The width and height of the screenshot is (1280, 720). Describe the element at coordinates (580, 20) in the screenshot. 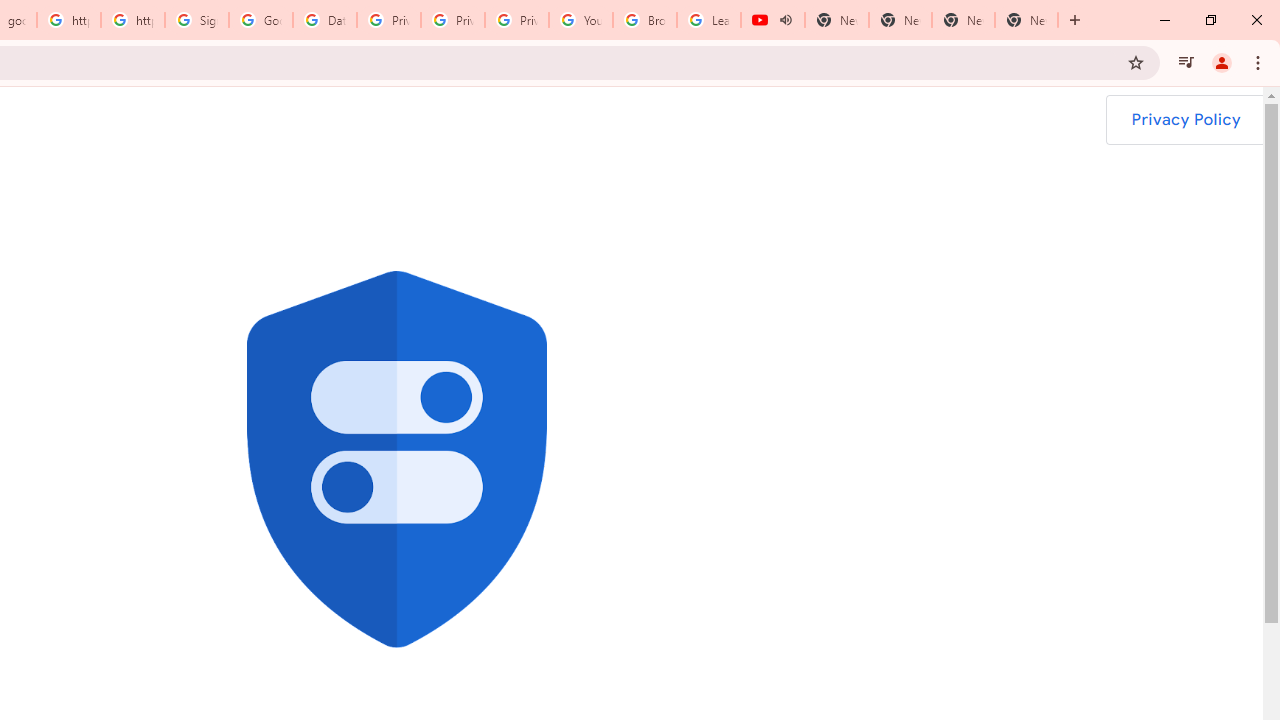

I see `'YouTube'` at that location.